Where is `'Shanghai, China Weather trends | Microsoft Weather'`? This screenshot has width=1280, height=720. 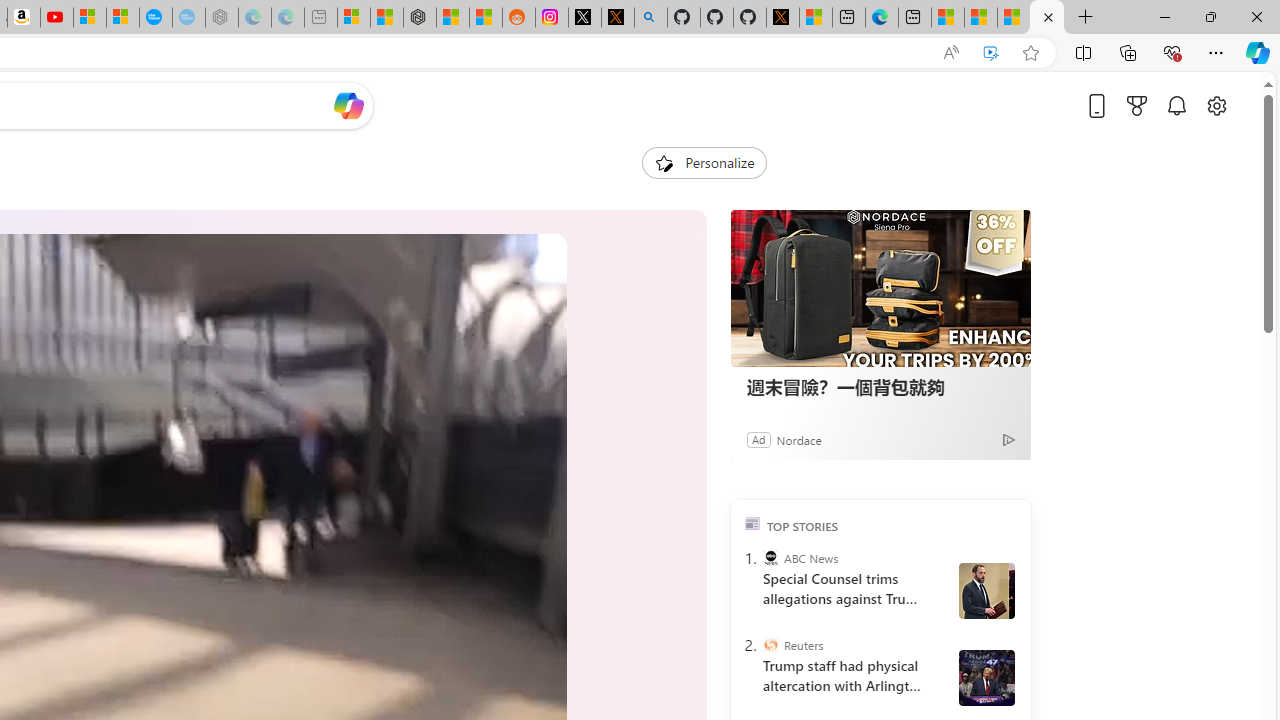
'Shanghai, China Weather trends | Microsoft Weather' is located at coordinates (485, 17).